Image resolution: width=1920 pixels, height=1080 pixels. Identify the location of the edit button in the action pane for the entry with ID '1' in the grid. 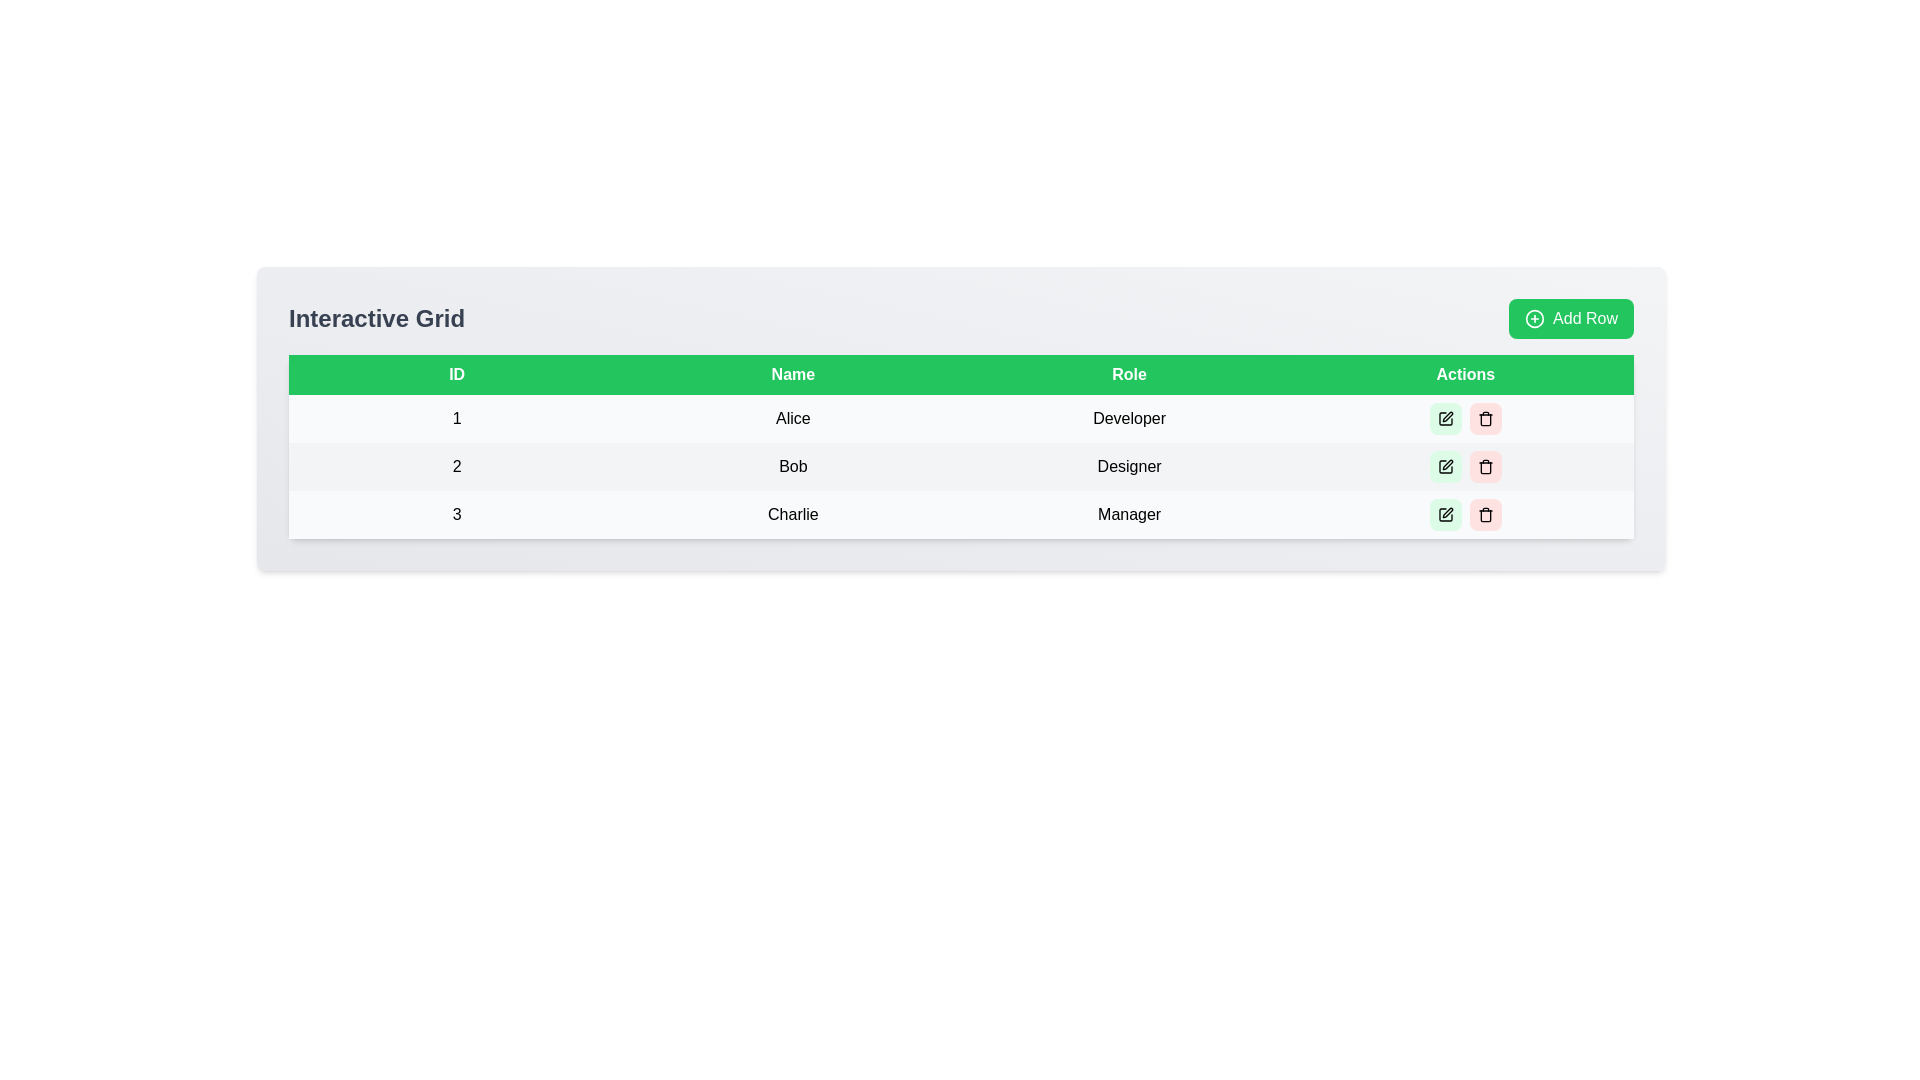
(1465, 418).